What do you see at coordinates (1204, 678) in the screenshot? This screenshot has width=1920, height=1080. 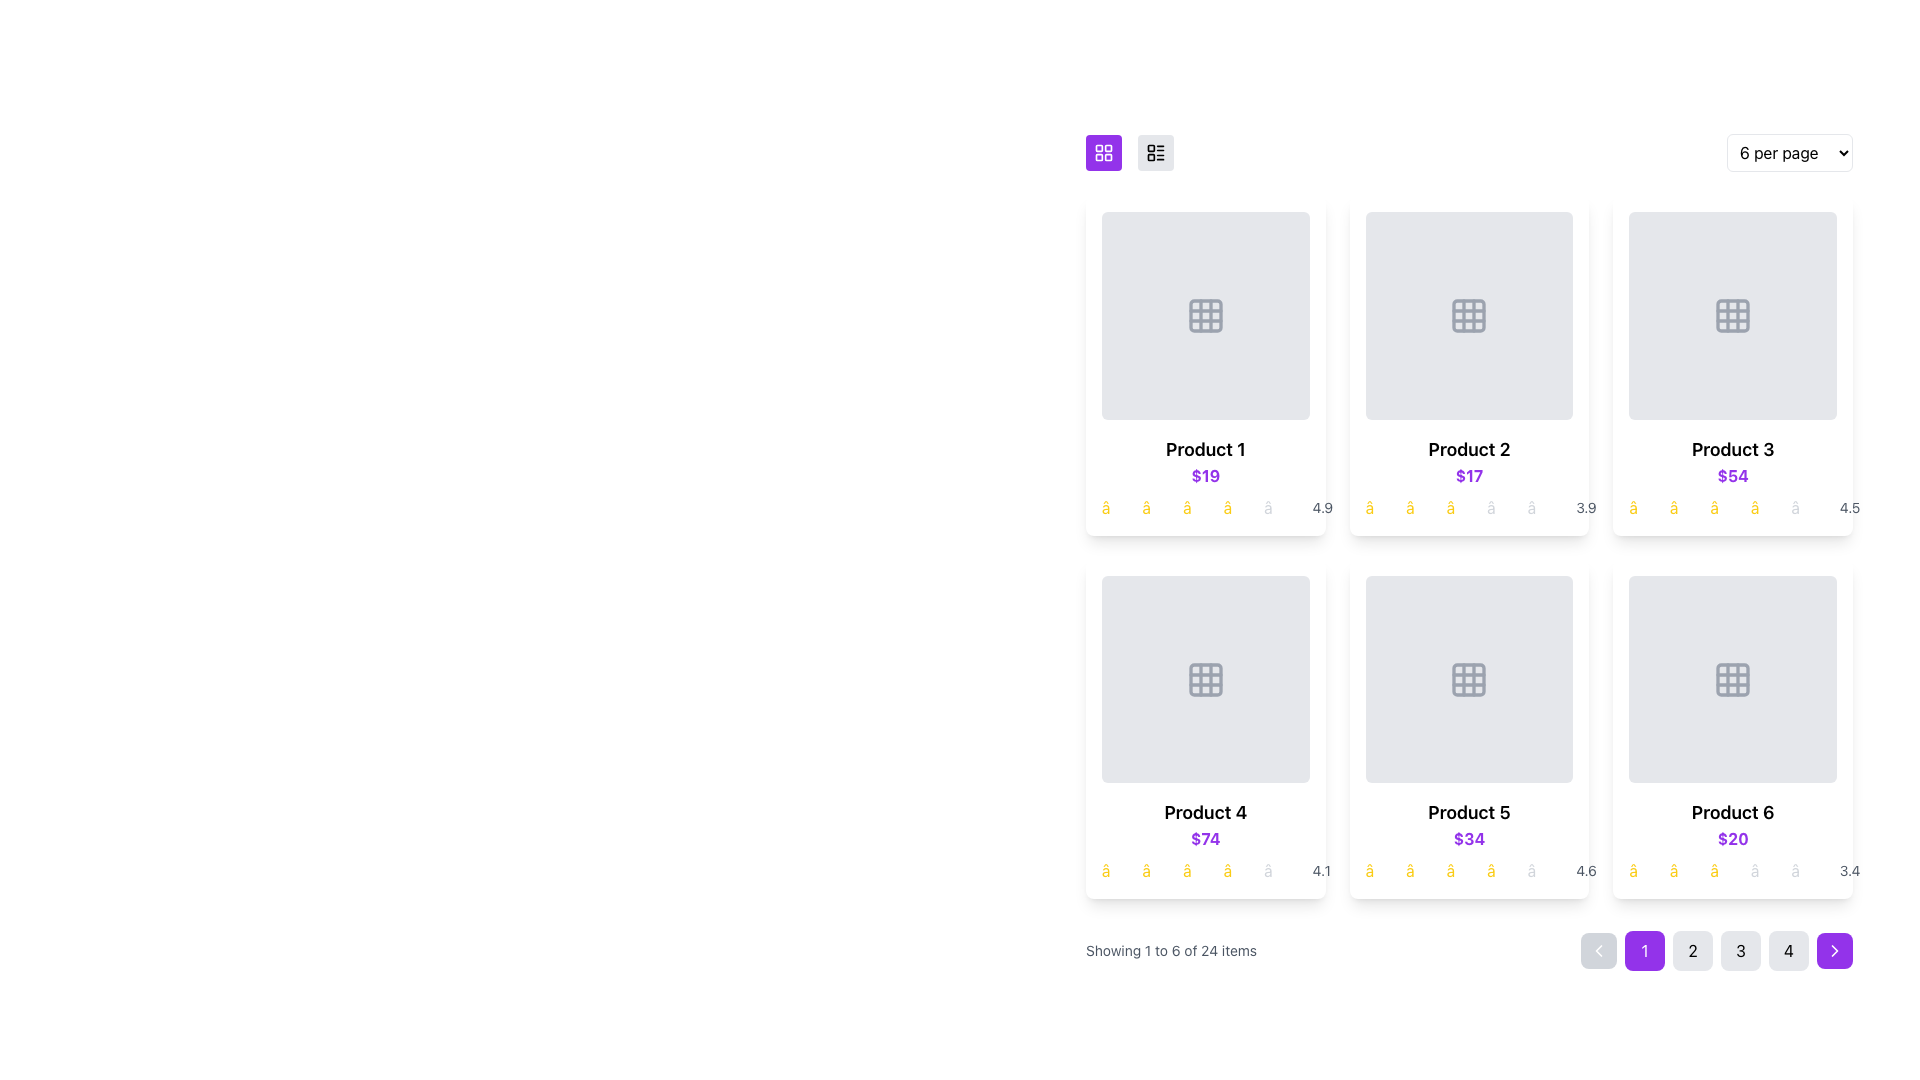 I see `the grid icon representing 'Product 4' located in the lower-left corner of the grid` at bounding box center [1204, 678].